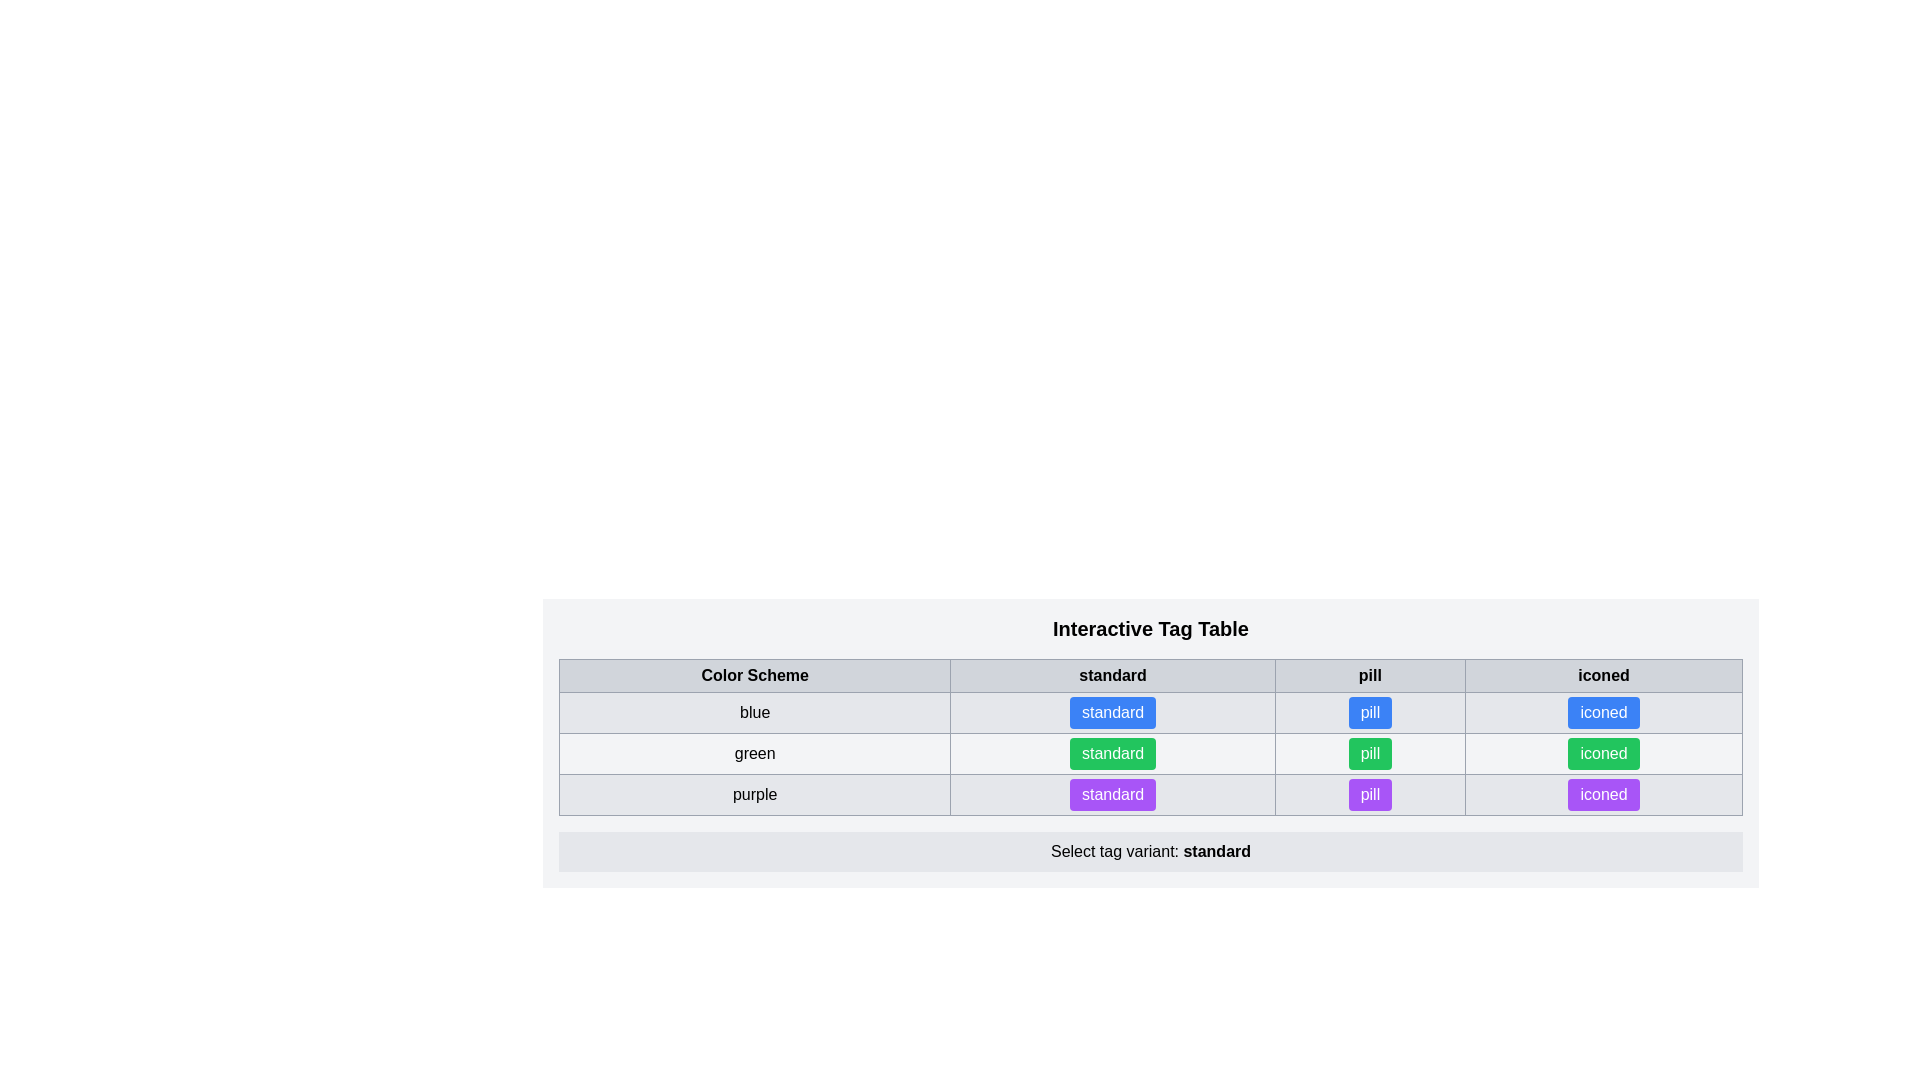  I want to click on the Label containing the text 'standard' which is bordered by a thin gray line and has a light-gray background, located in the second column of the 'Interactive Tag Table', so click(1112, 675).